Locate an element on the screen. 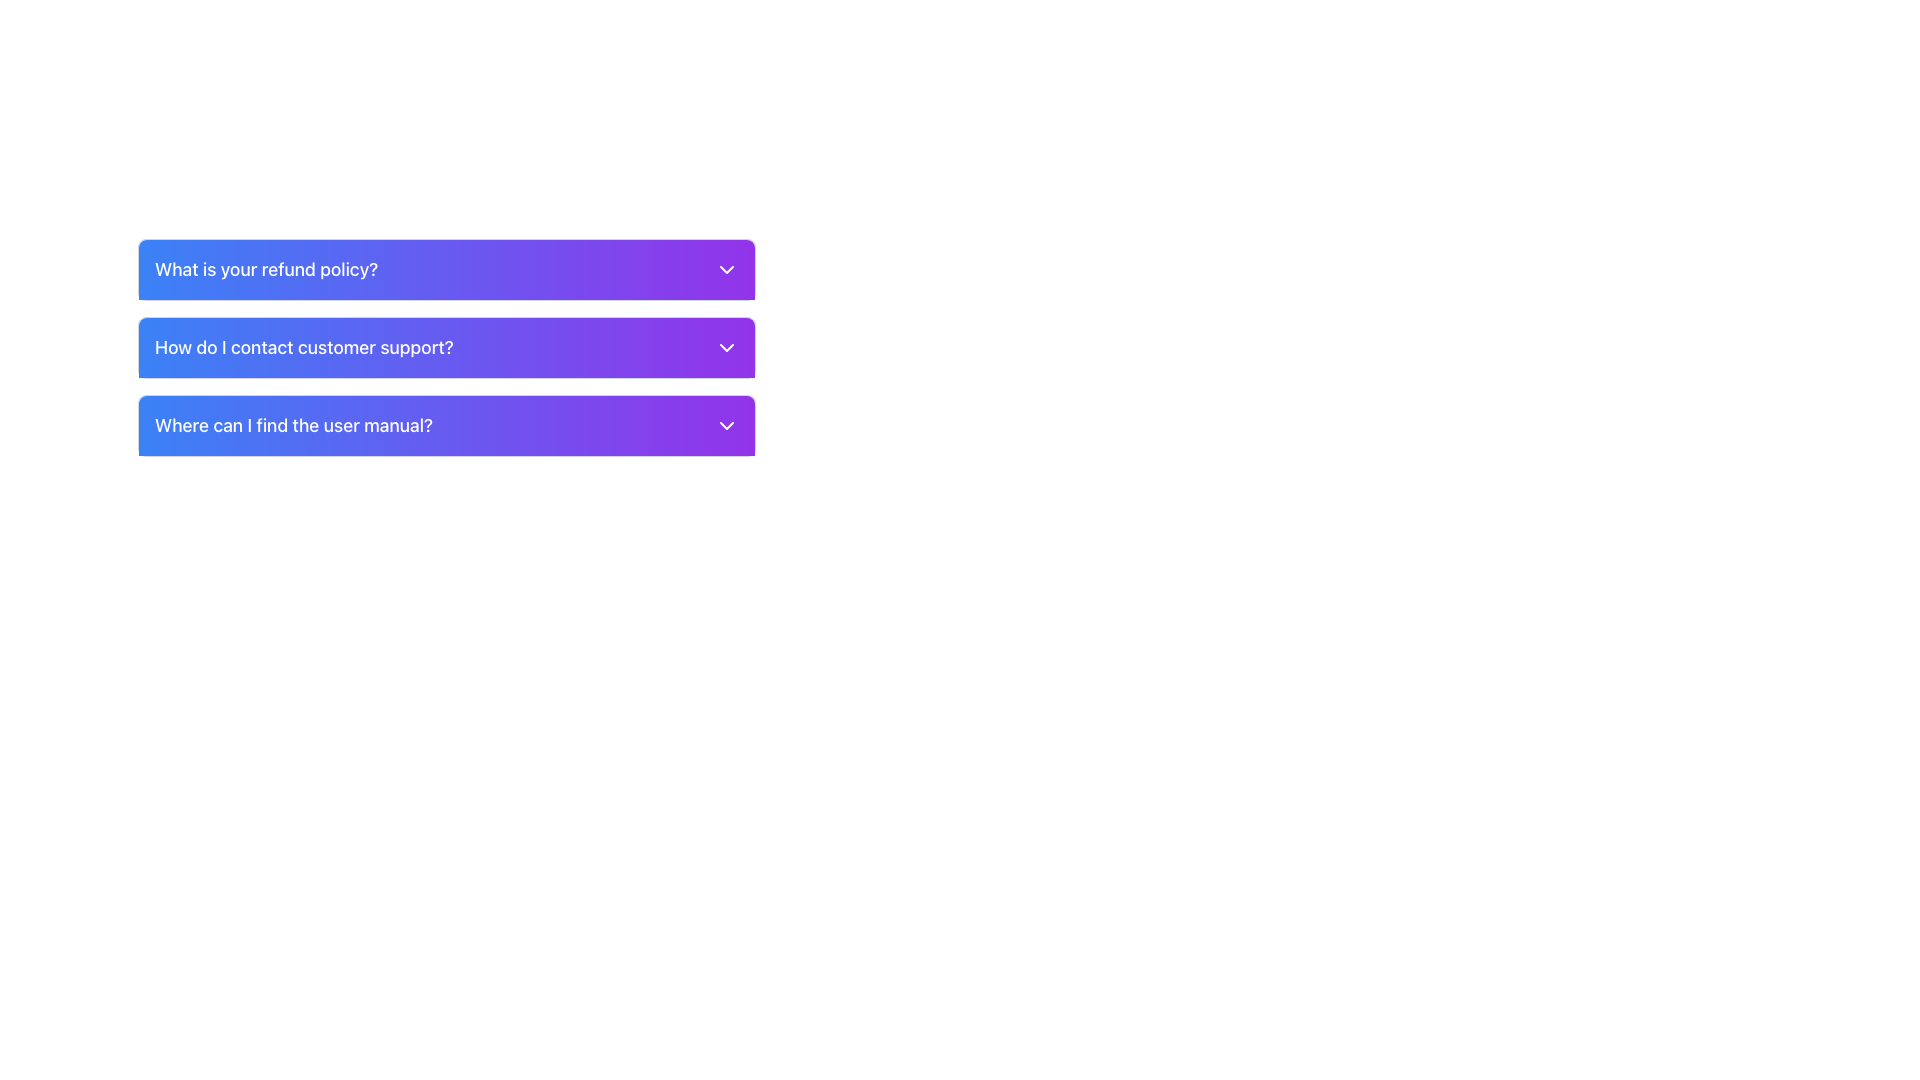 This screenshot has width=1920, height=1080. the interactive list item containing the question 'How do I contact customer support?' is located at coordinates (445, 346).